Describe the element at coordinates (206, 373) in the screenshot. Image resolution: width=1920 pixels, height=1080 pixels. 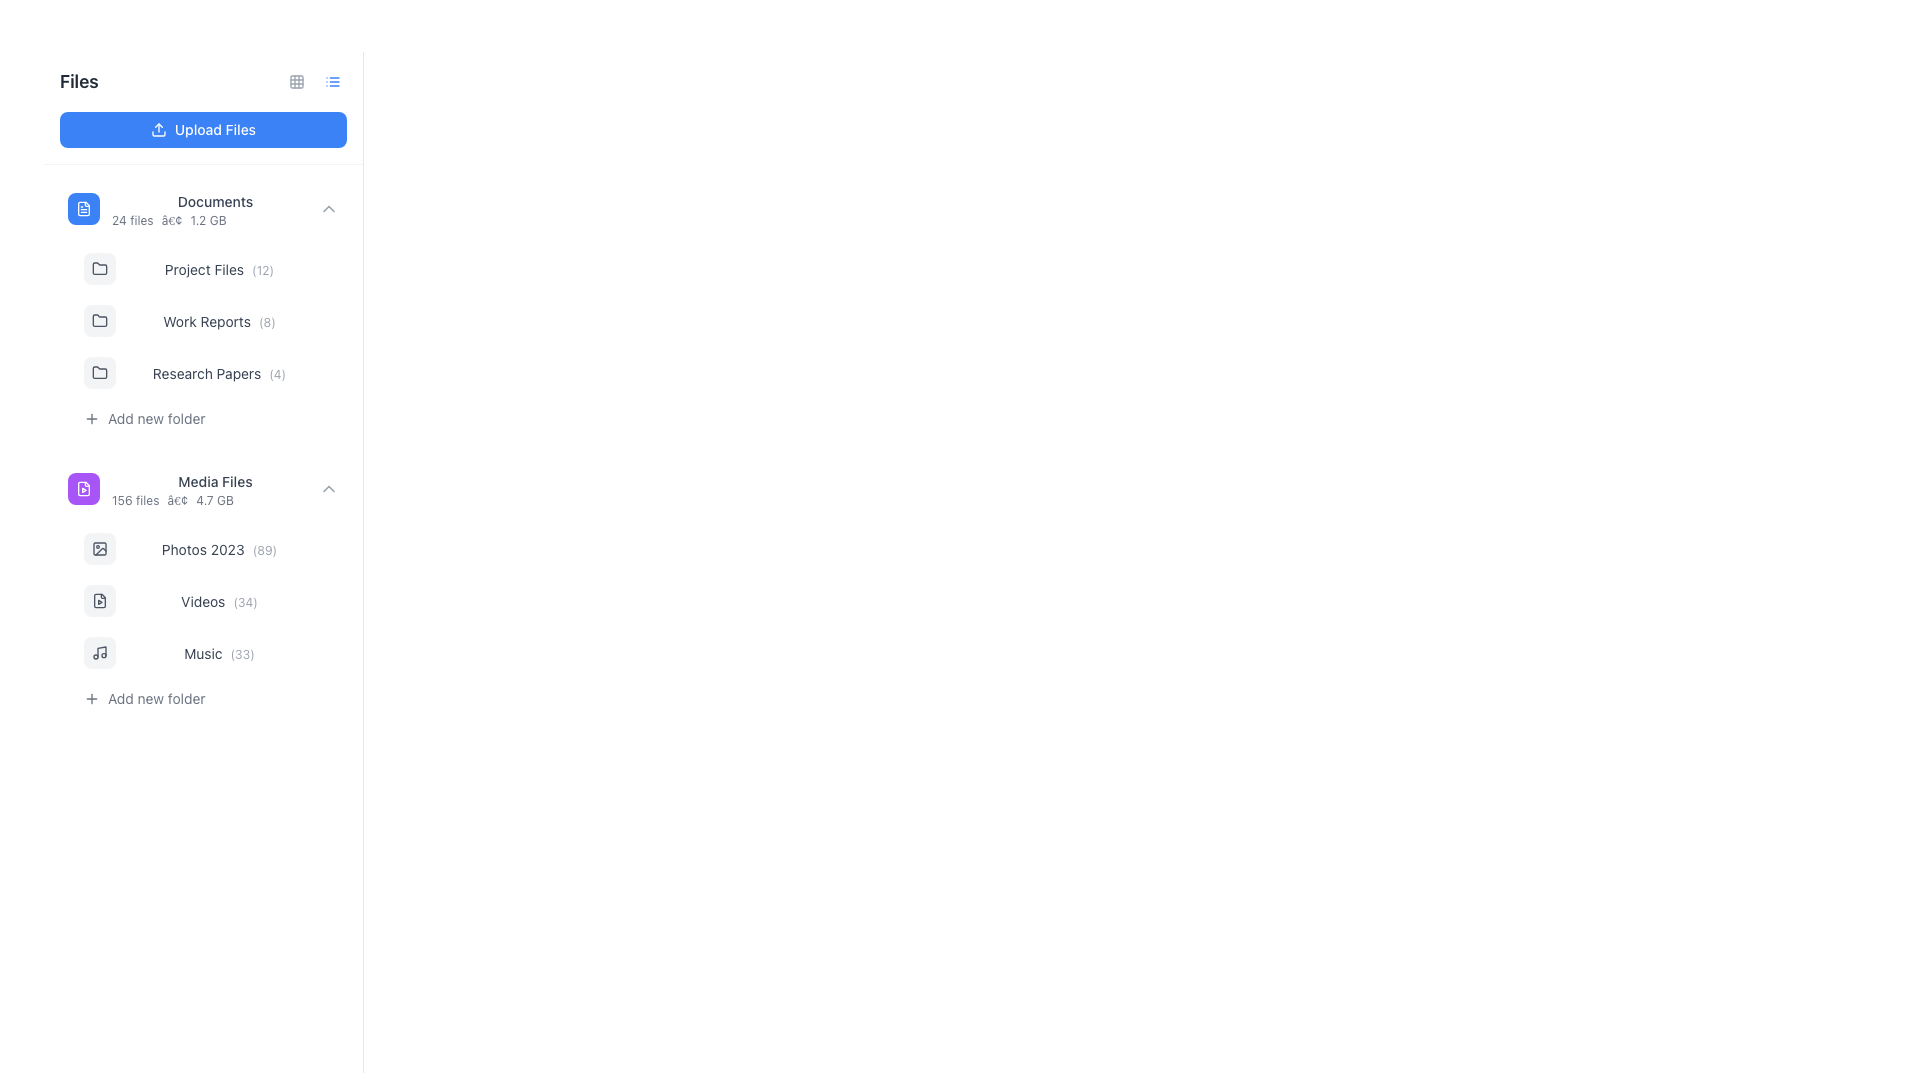
I see `the static text label 'Research Papers' which is part of a list under the 'Documents' section` at that location.